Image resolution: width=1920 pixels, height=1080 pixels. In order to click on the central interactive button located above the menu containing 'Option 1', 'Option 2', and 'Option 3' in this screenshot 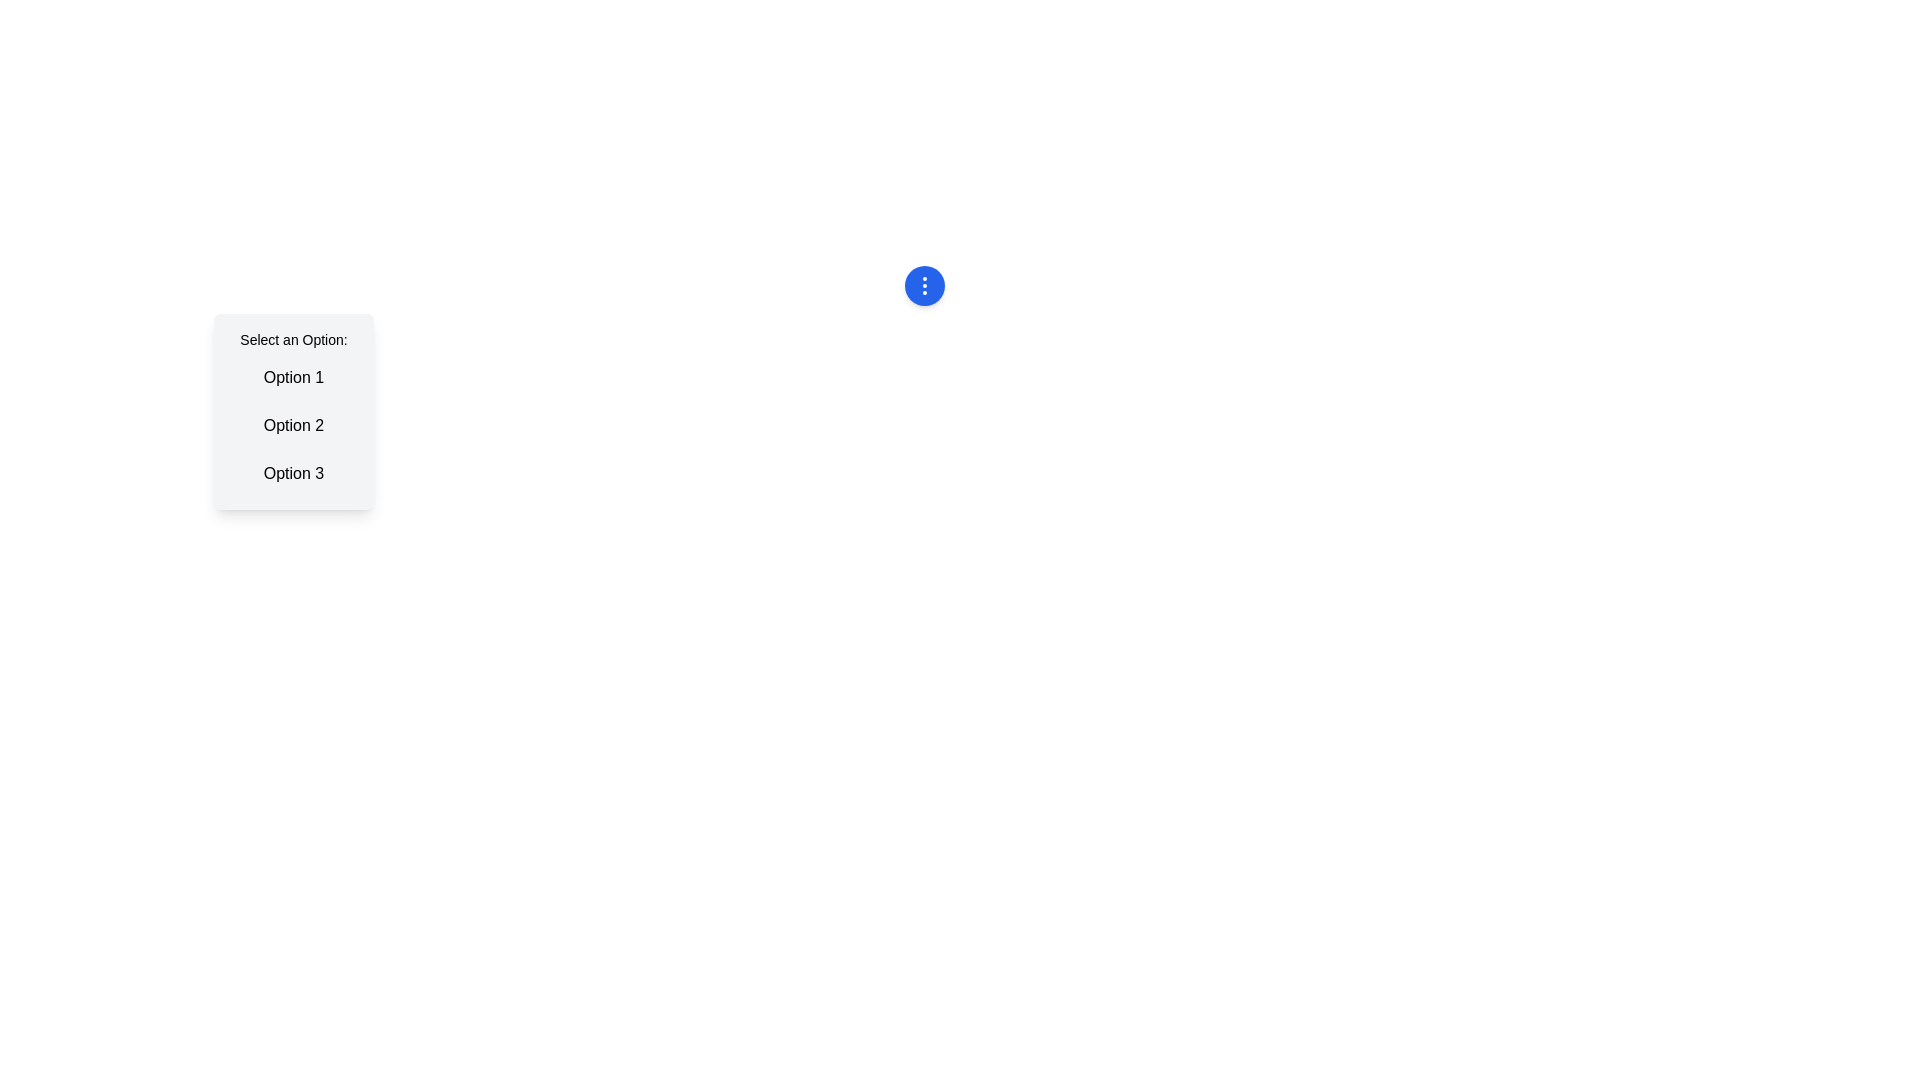, I will do `click(923, 285)`.